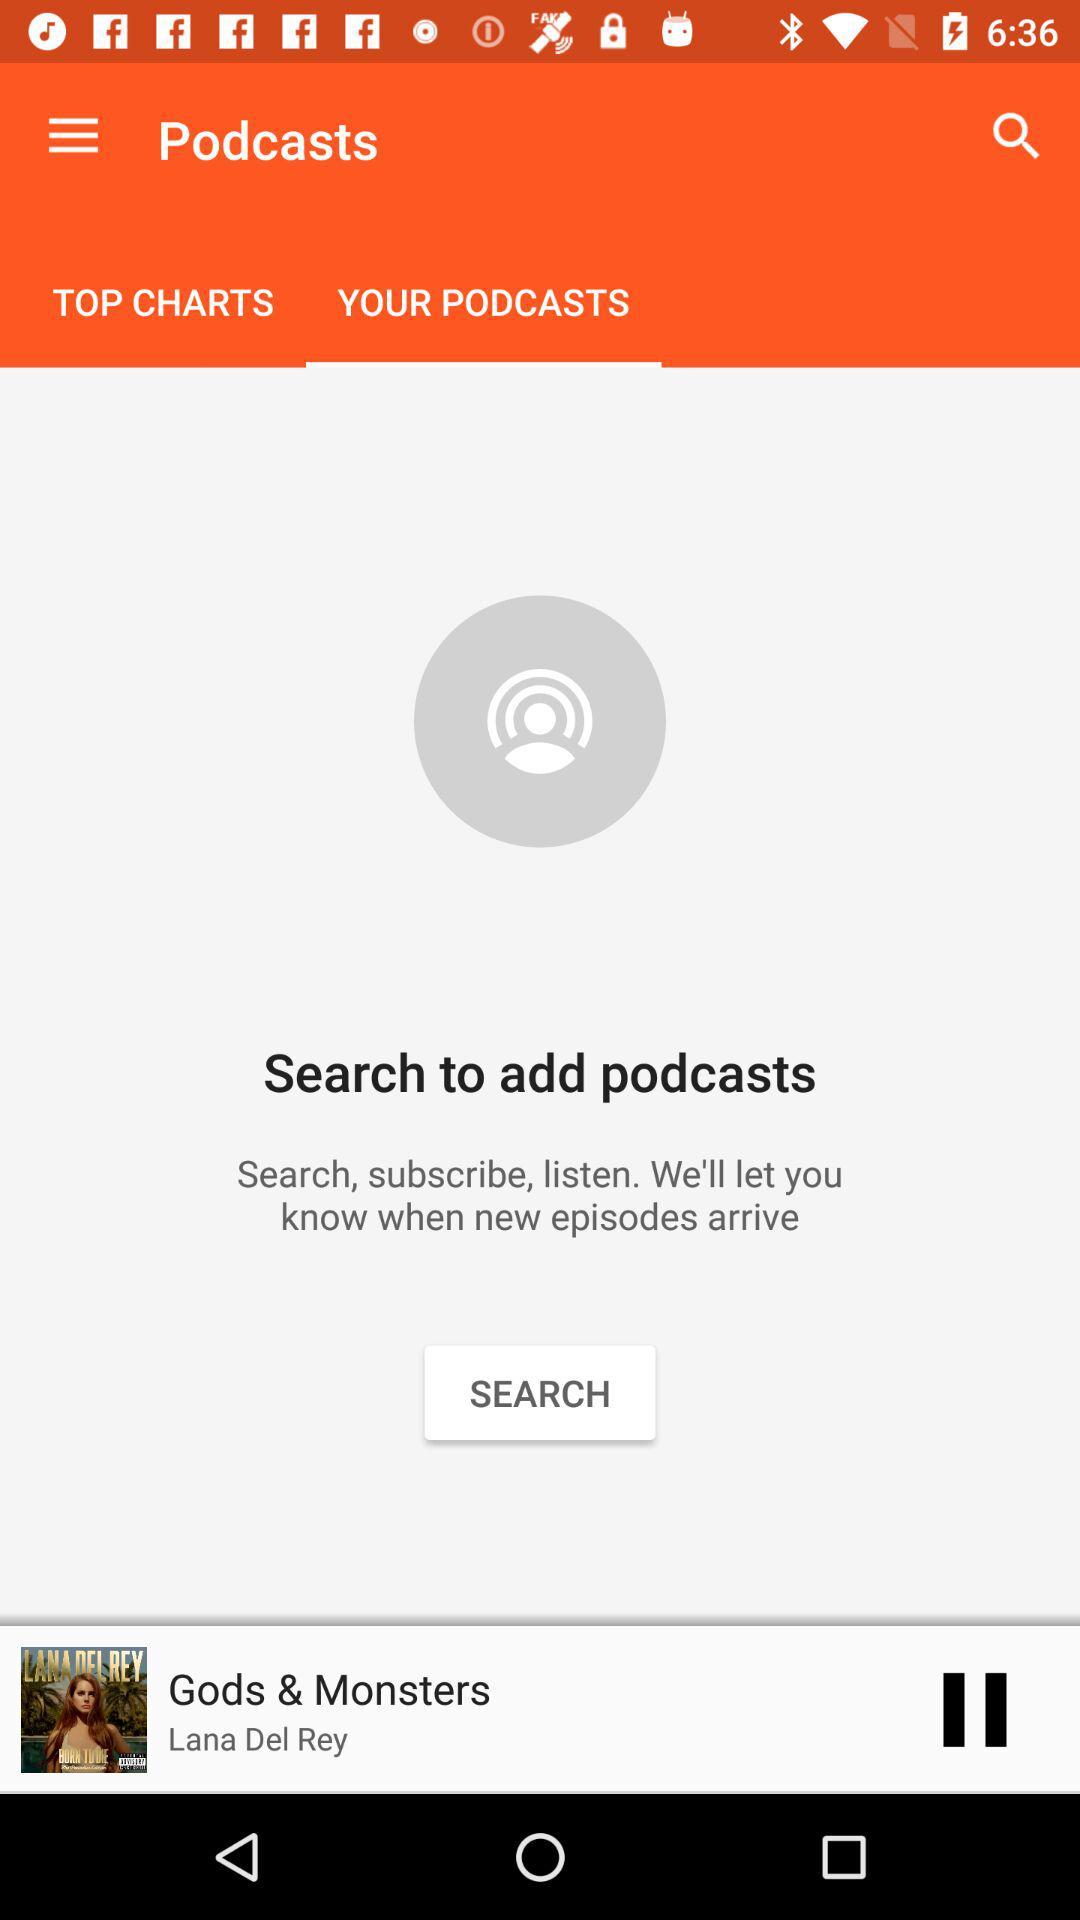 The image size is (1080, 1920). I want to click on the item above top charts item, so click(72, 135).